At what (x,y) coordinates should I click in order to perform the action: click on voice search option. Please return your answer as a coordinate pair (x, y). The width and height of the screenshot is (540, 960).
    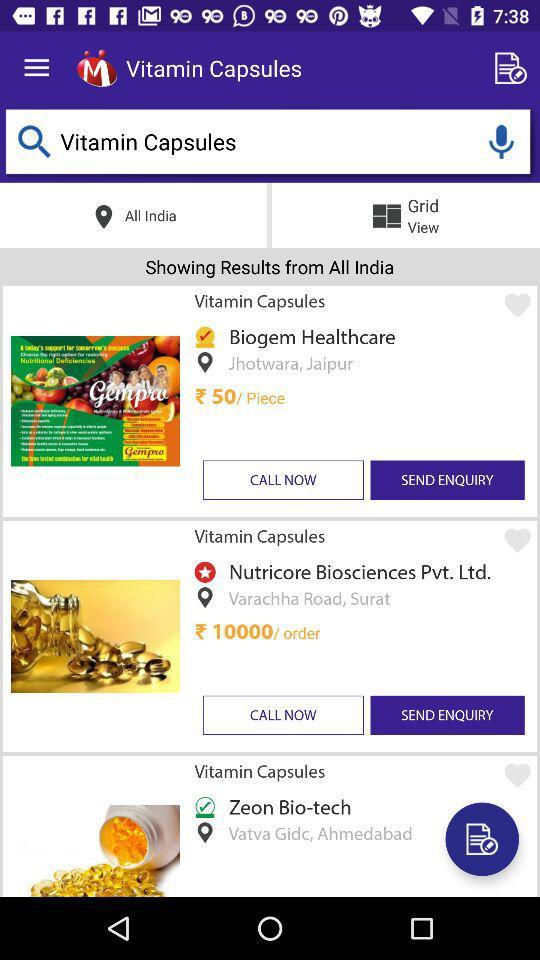
    Looking at the image, I should click on (500, 140).